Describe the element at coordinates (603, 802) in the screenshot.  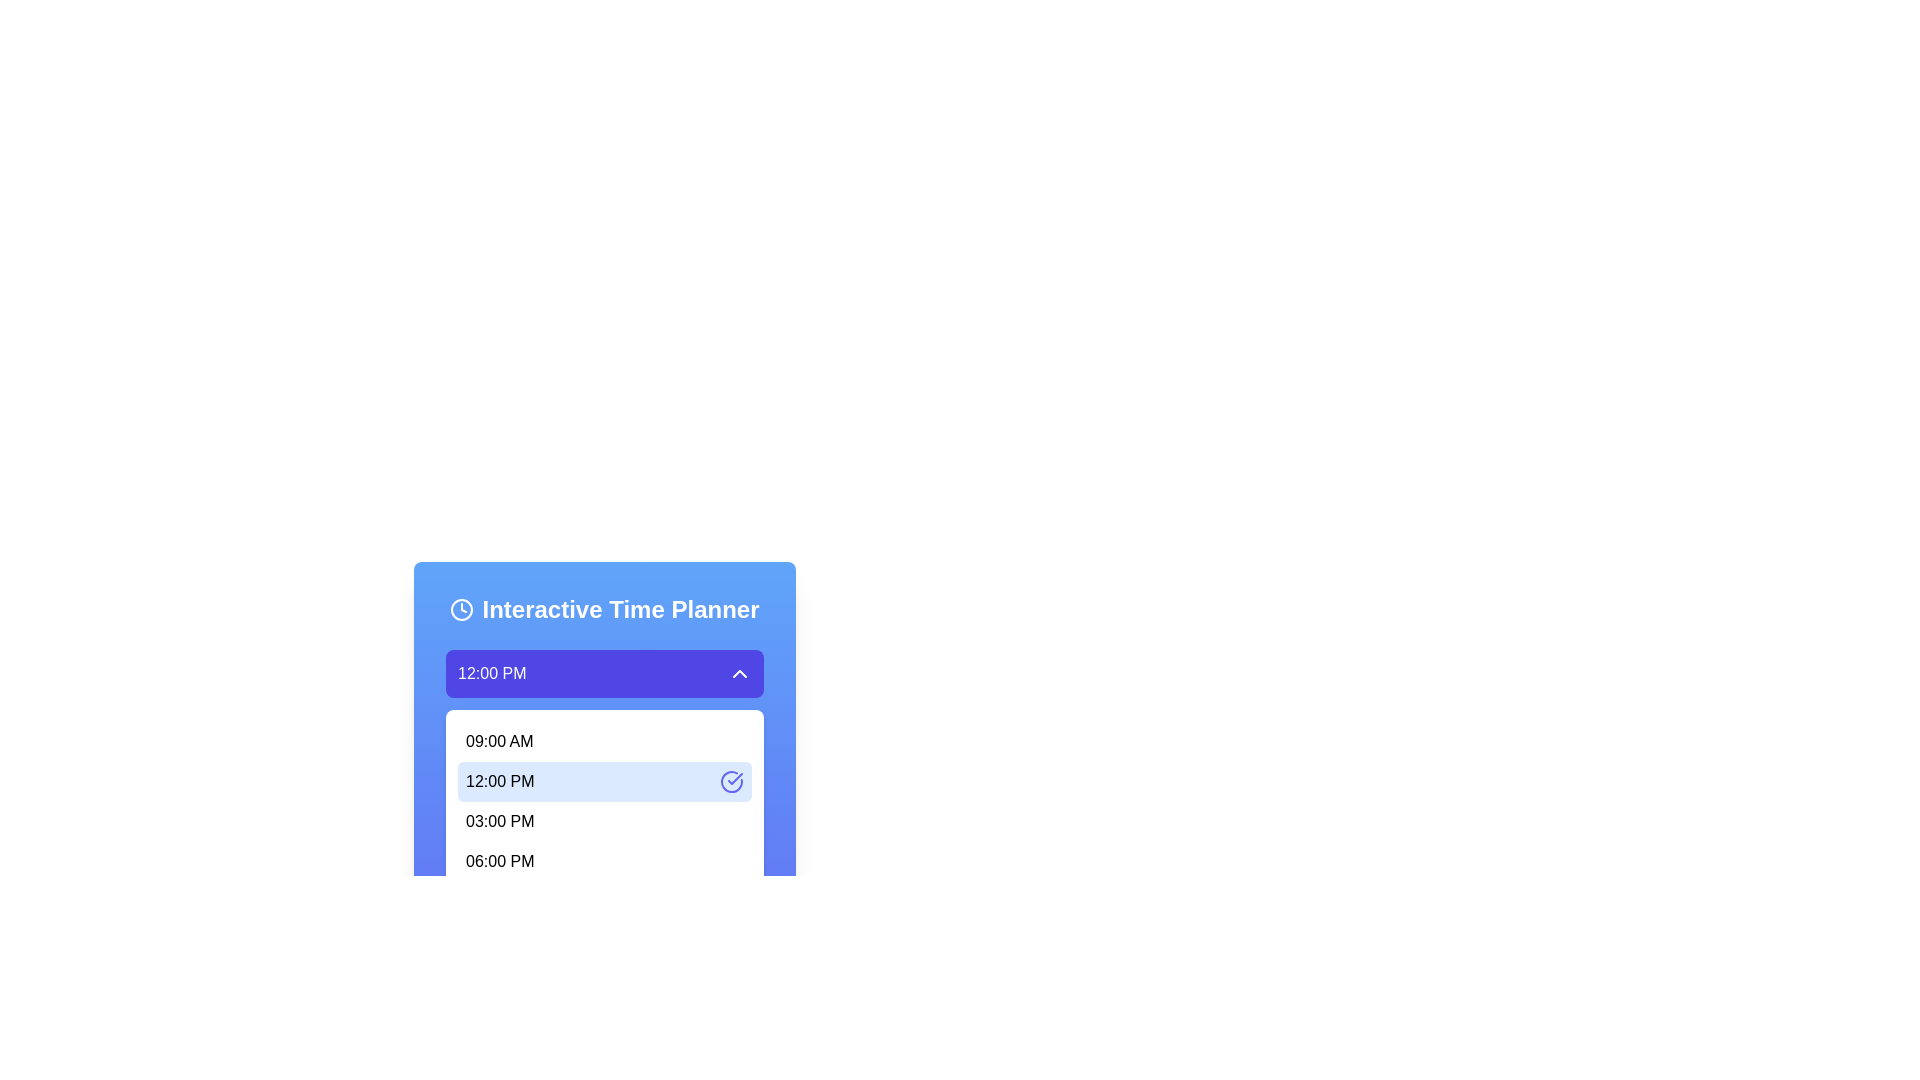
I see `the selected time option '12:00 PM' within the dropdown menu` at that location.